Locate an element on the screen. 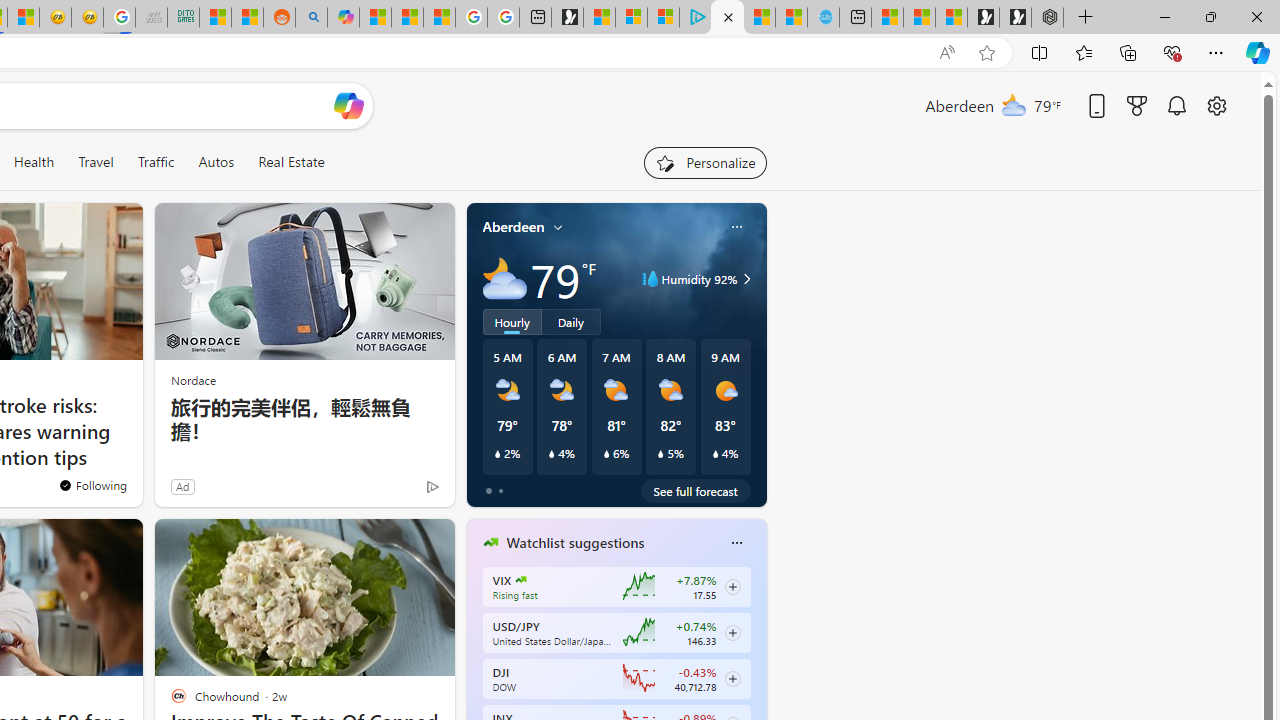 This screenshot has width=1280, height=720. 'Class: weather-current-precipitation-glyph' is located at coordinates (715, 453).